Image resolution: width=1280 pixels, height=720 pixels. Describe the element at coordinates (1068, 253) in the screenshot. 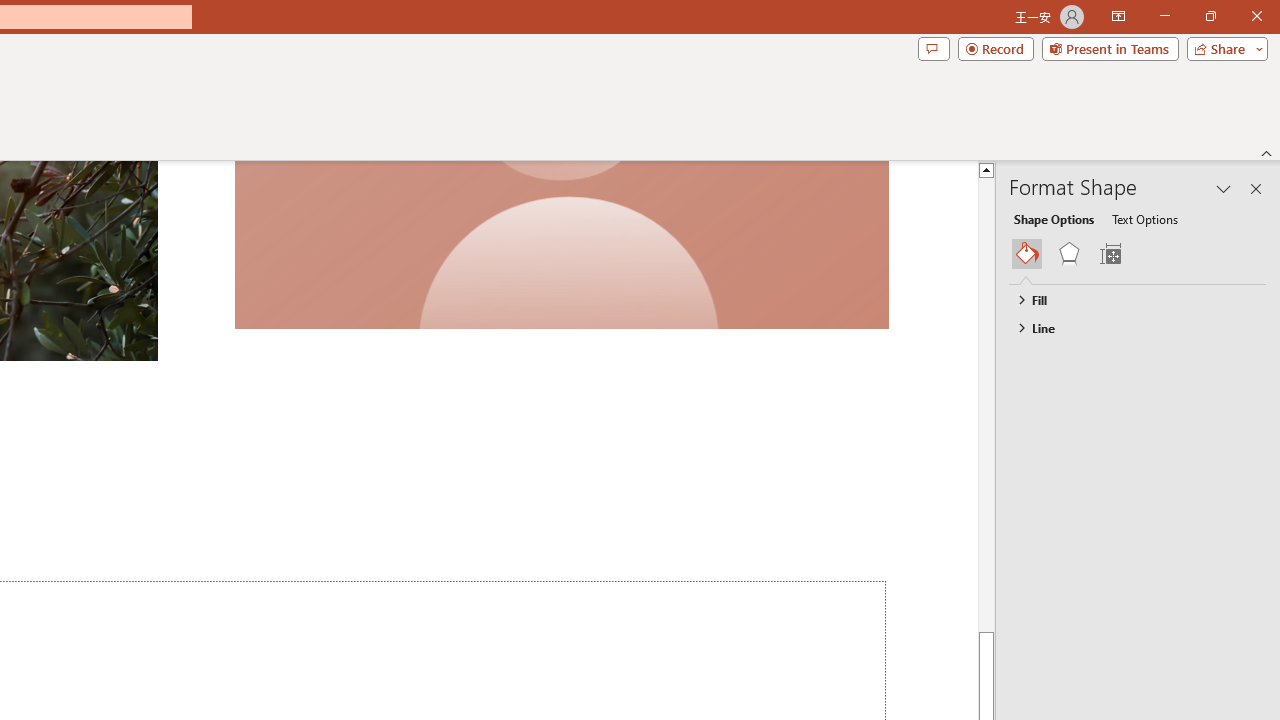

I see `'Effects'` at that location.